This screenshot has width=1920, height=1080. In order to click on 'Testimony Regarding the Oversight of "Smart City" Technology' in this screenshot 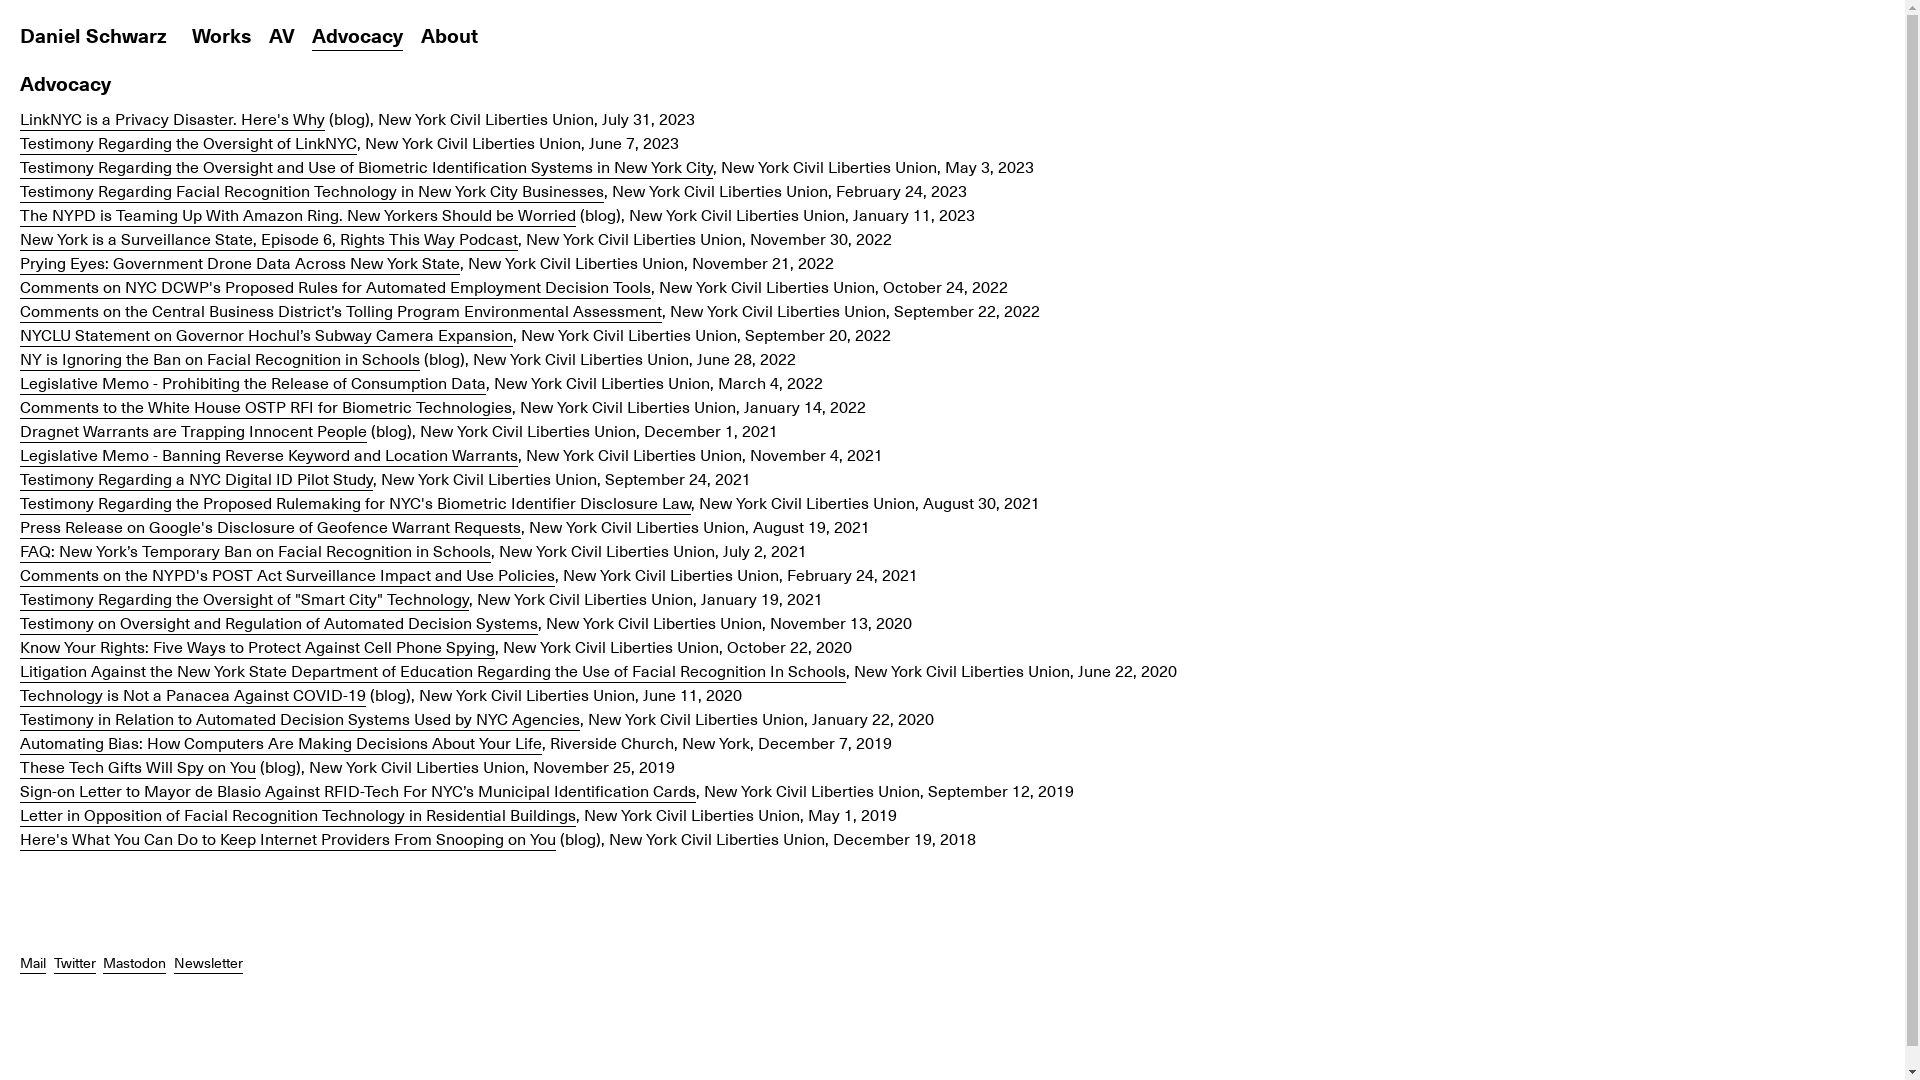, I will do `click(19, 597)`.